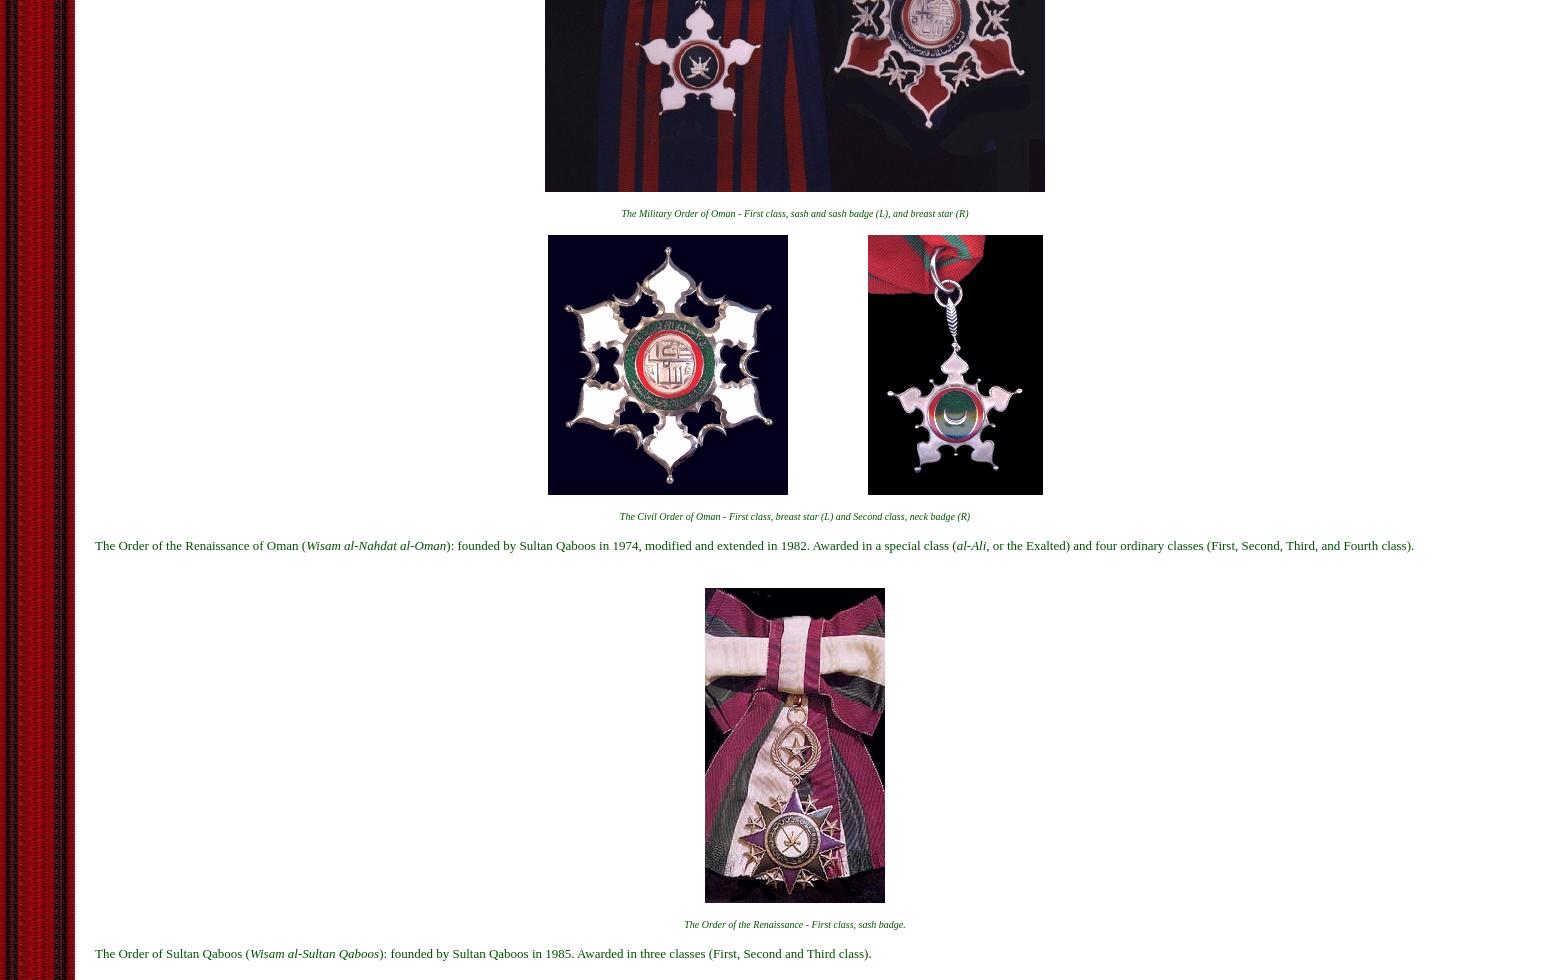  What do you see at coordinates (793, 924) in the screenshot?
I see `'The Order of the Renaissance - First class, sash badge.'` at bounding box center [793, 924].